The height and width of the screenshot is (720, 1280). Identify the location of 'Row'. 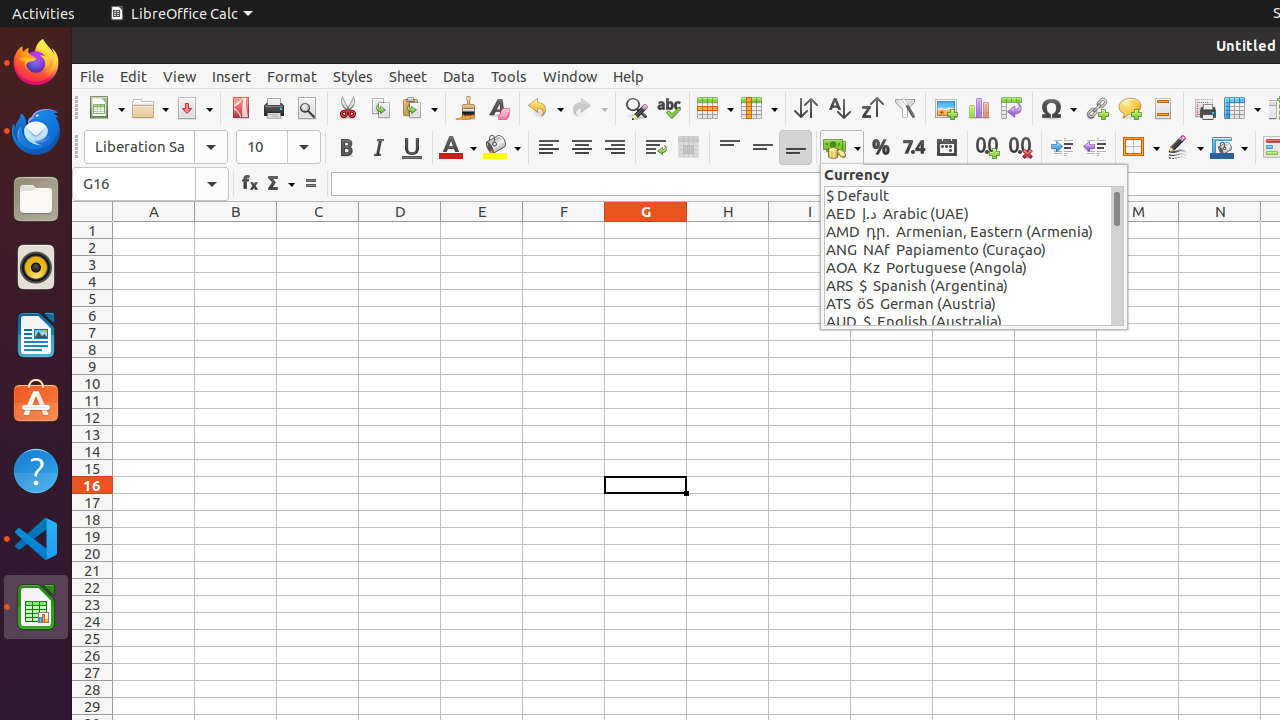
(715, 108).